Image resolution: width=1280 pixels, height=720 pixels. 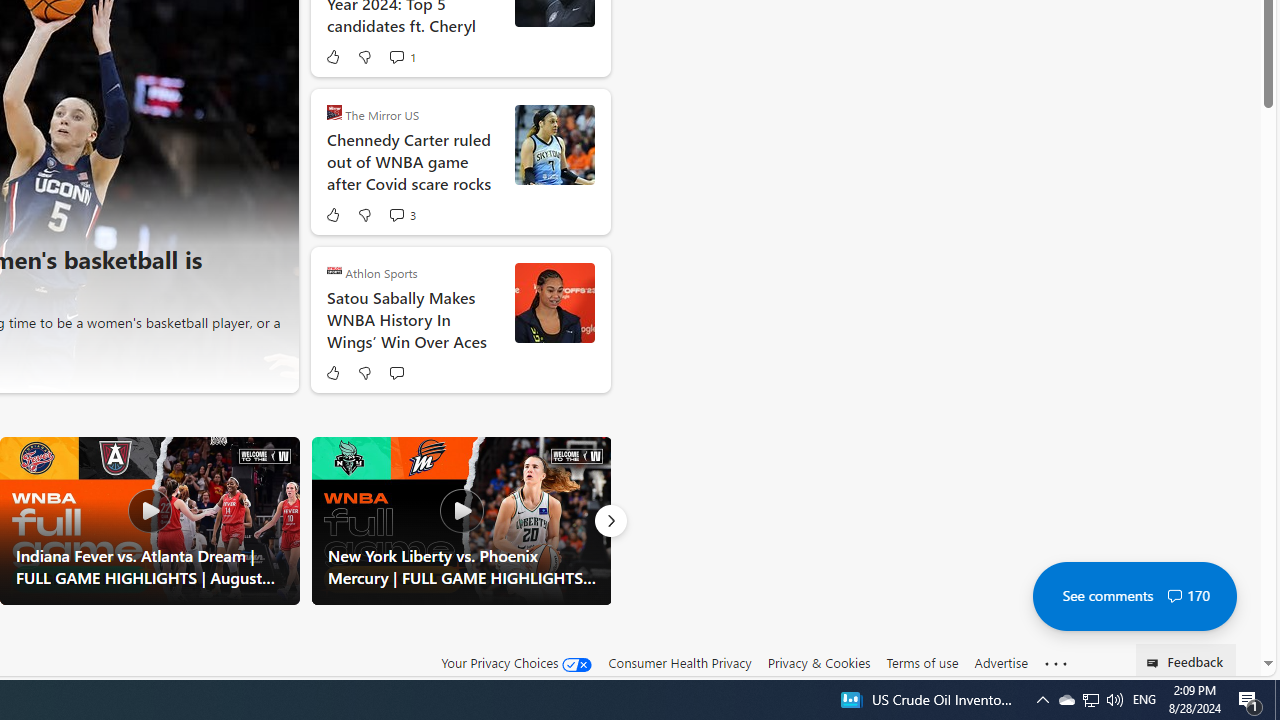 What do you see at coordinates (396, 215) in the screenshot?
I see `'View comments 3 Comment'` at bounding box center [396, 215].